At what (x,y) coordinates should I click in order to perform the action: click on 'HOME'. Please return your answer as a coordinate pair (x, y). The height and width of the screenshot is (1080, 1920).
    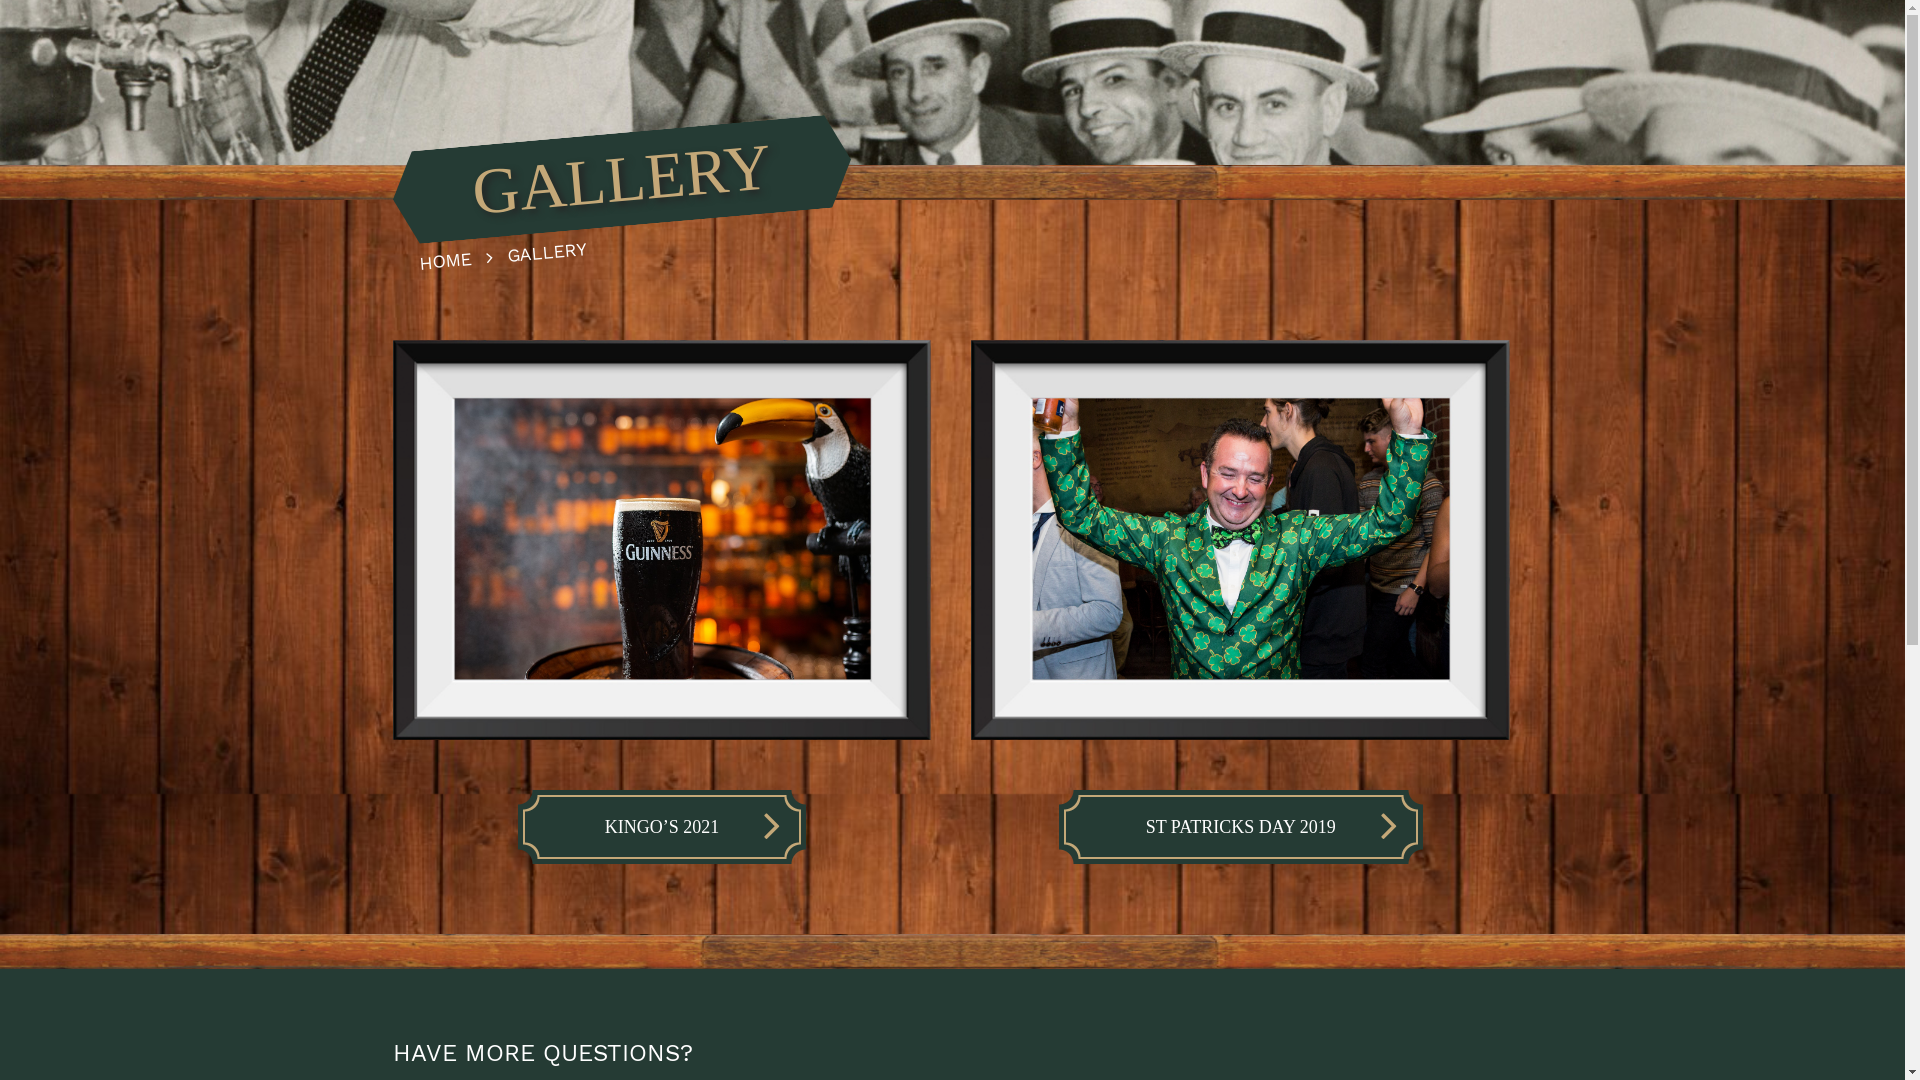
    Looking at the image, I should click on (460, 254).